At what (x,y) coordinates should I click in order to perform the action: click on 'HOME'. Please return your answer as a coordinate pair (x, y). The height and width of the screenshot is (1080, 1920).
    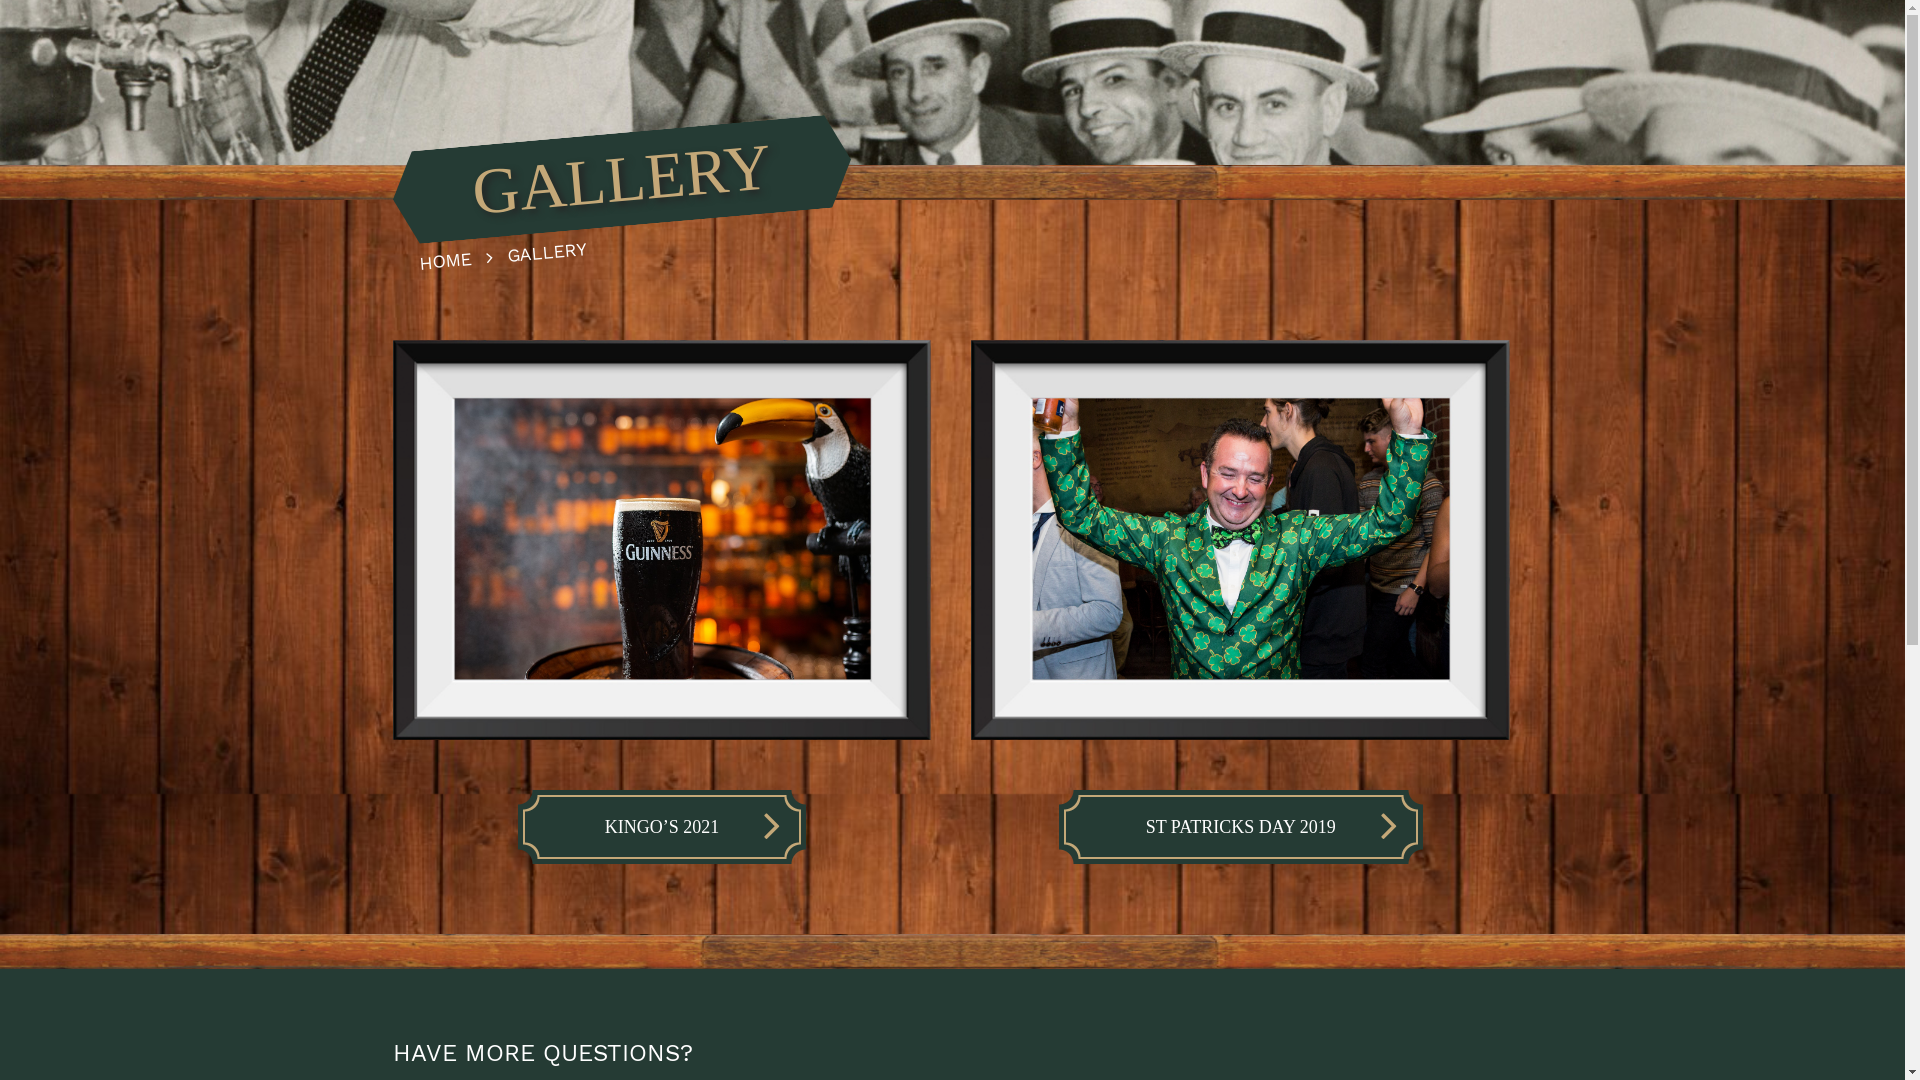
    Looking at the image, I should click on (460, 254).